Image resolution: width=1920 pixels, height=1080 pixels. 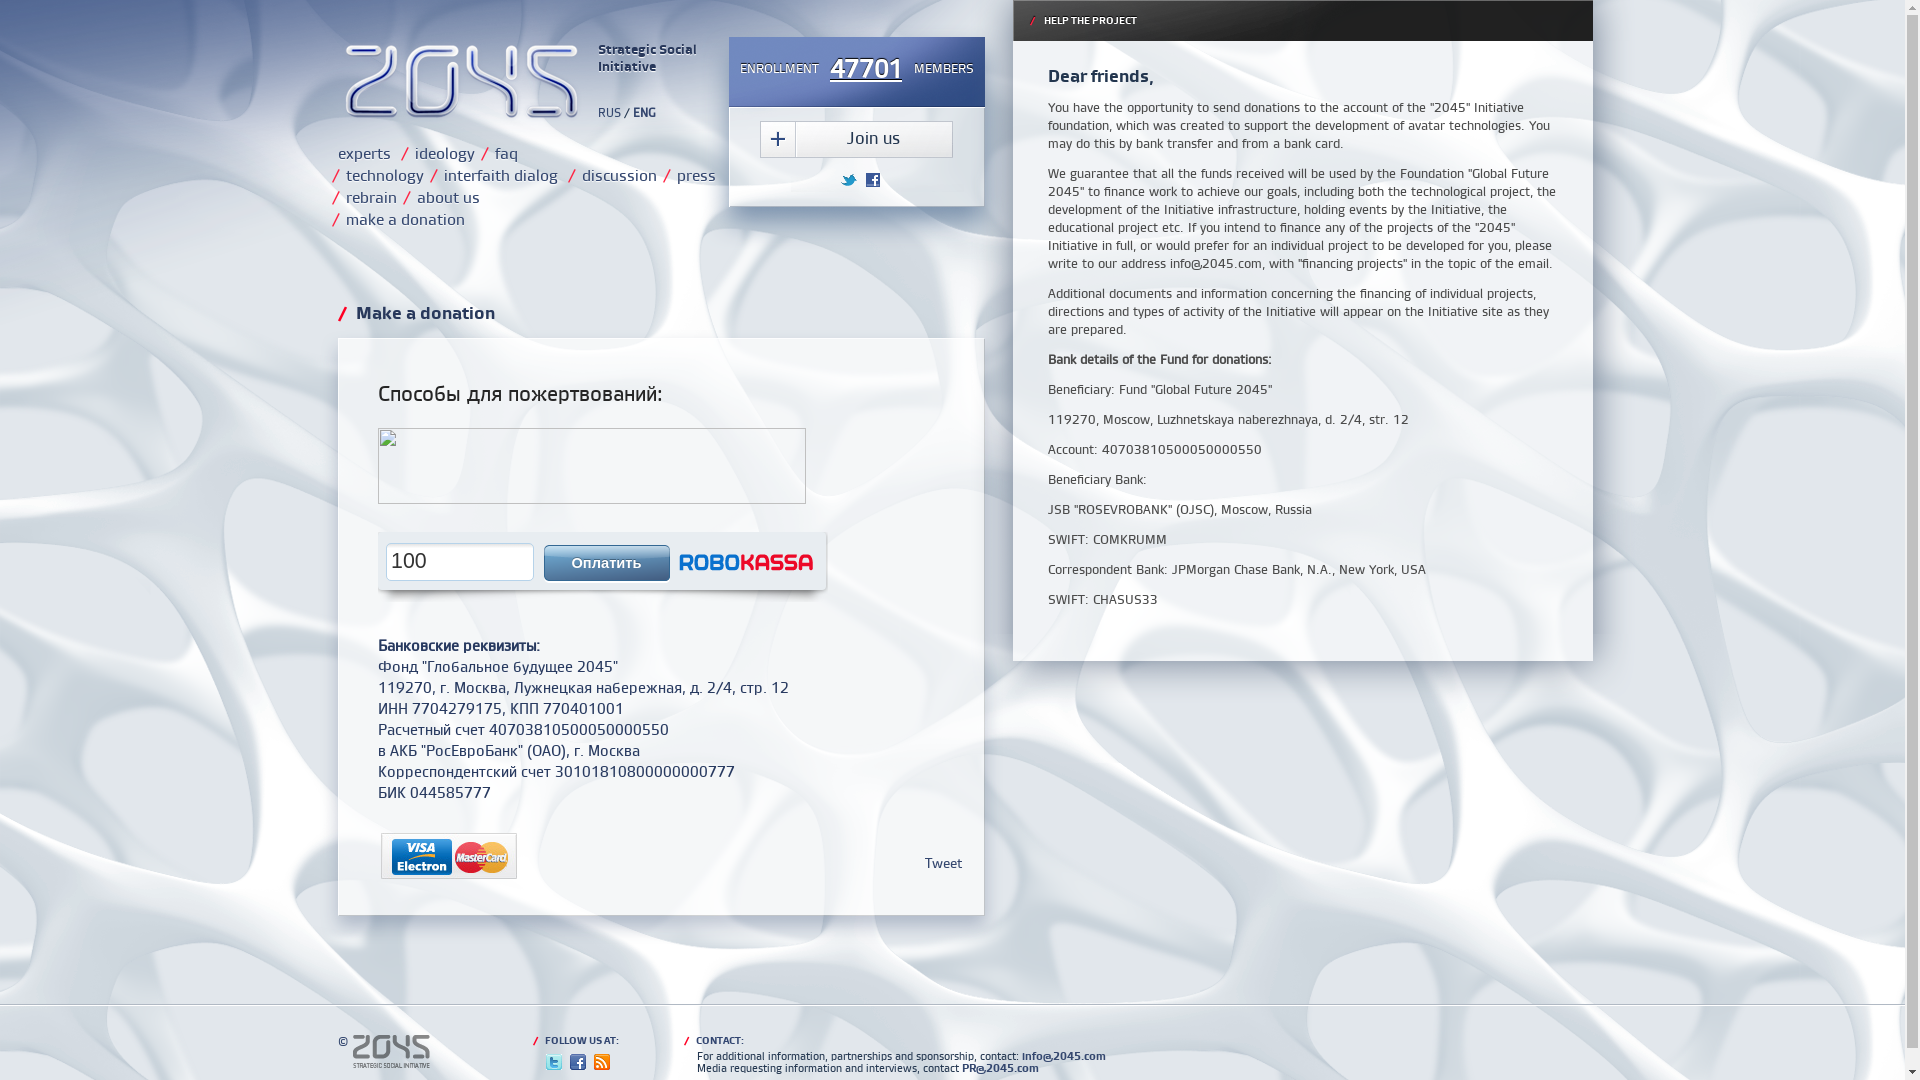 I want to click on 'discussion', so click(x=580, y=173).